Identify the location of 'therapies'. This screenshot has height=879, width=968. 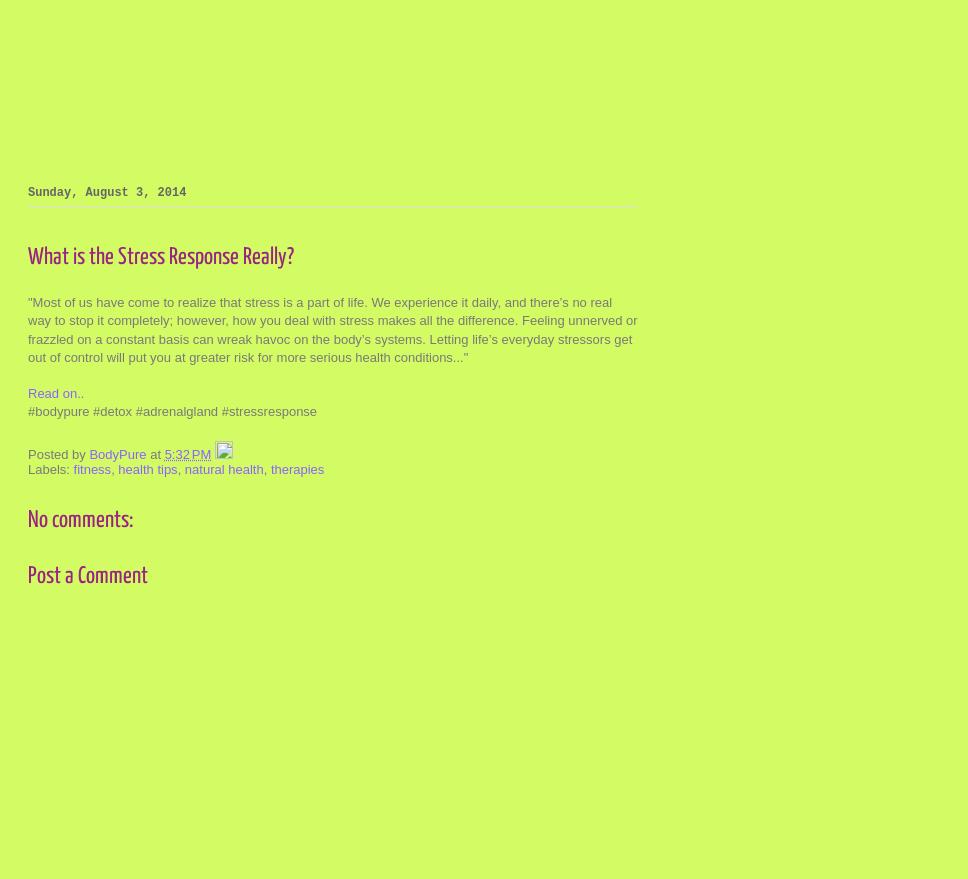
(295, 468).